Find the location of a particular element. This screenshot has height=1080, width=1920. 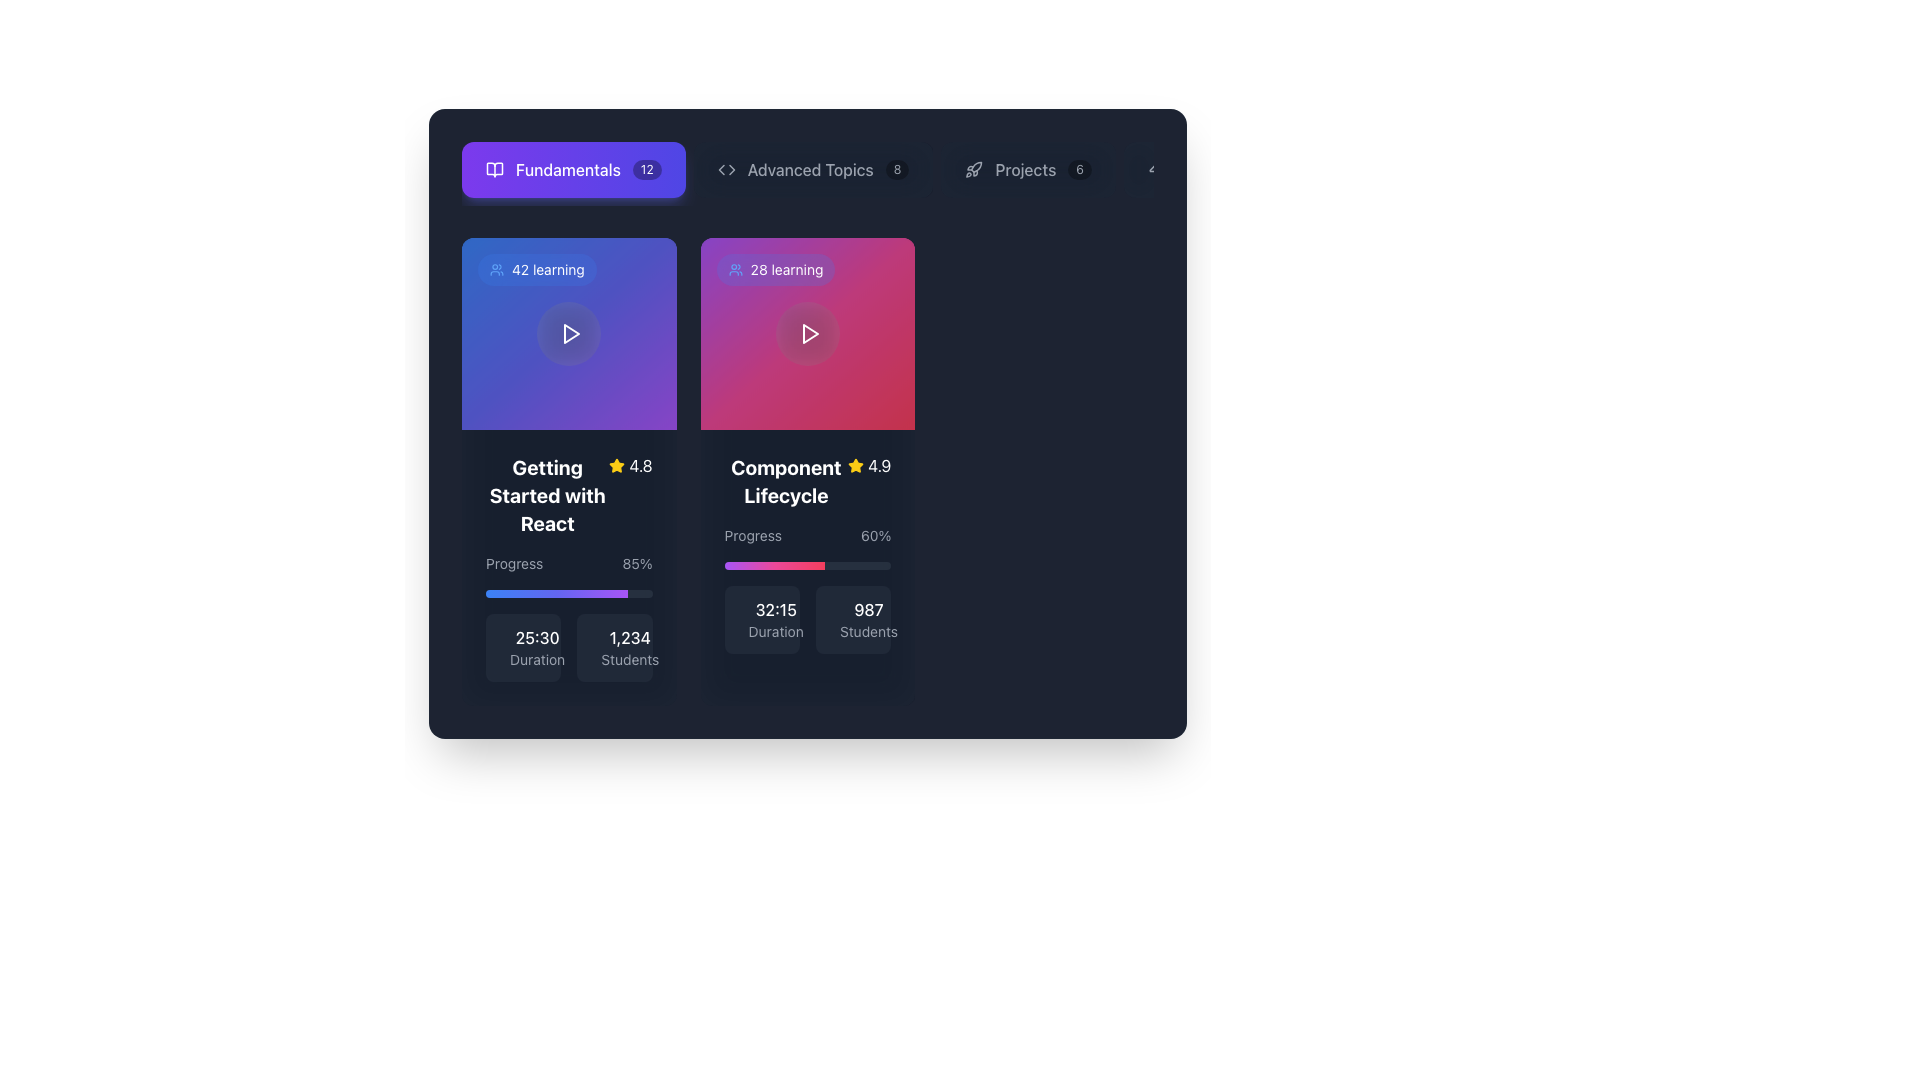

the play button, which is a triangular-shaped white icon within a circular button, located centrally in the card for the 'Getting Started with React' course is located at coordinates (570, 333).